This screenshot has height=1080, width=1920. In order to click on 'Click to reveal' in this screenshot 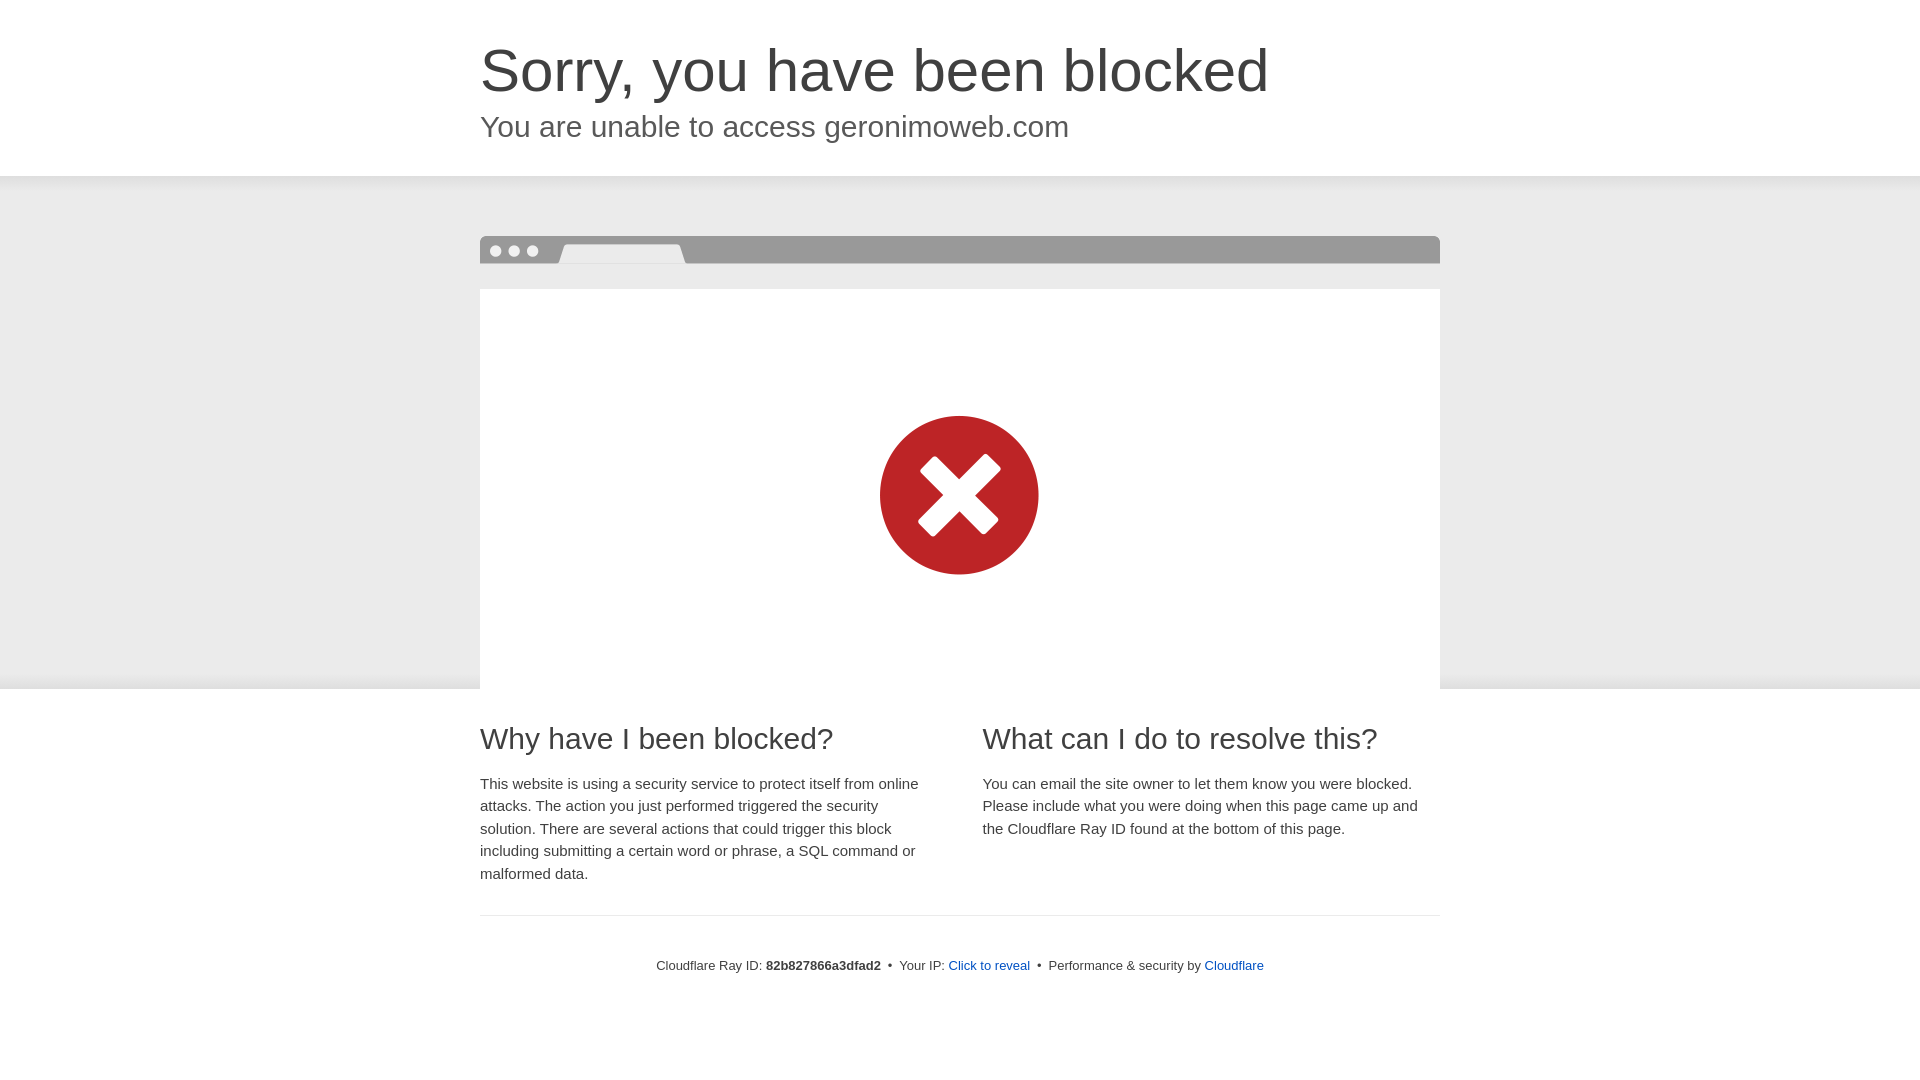, I will do `click(948, 964)`.